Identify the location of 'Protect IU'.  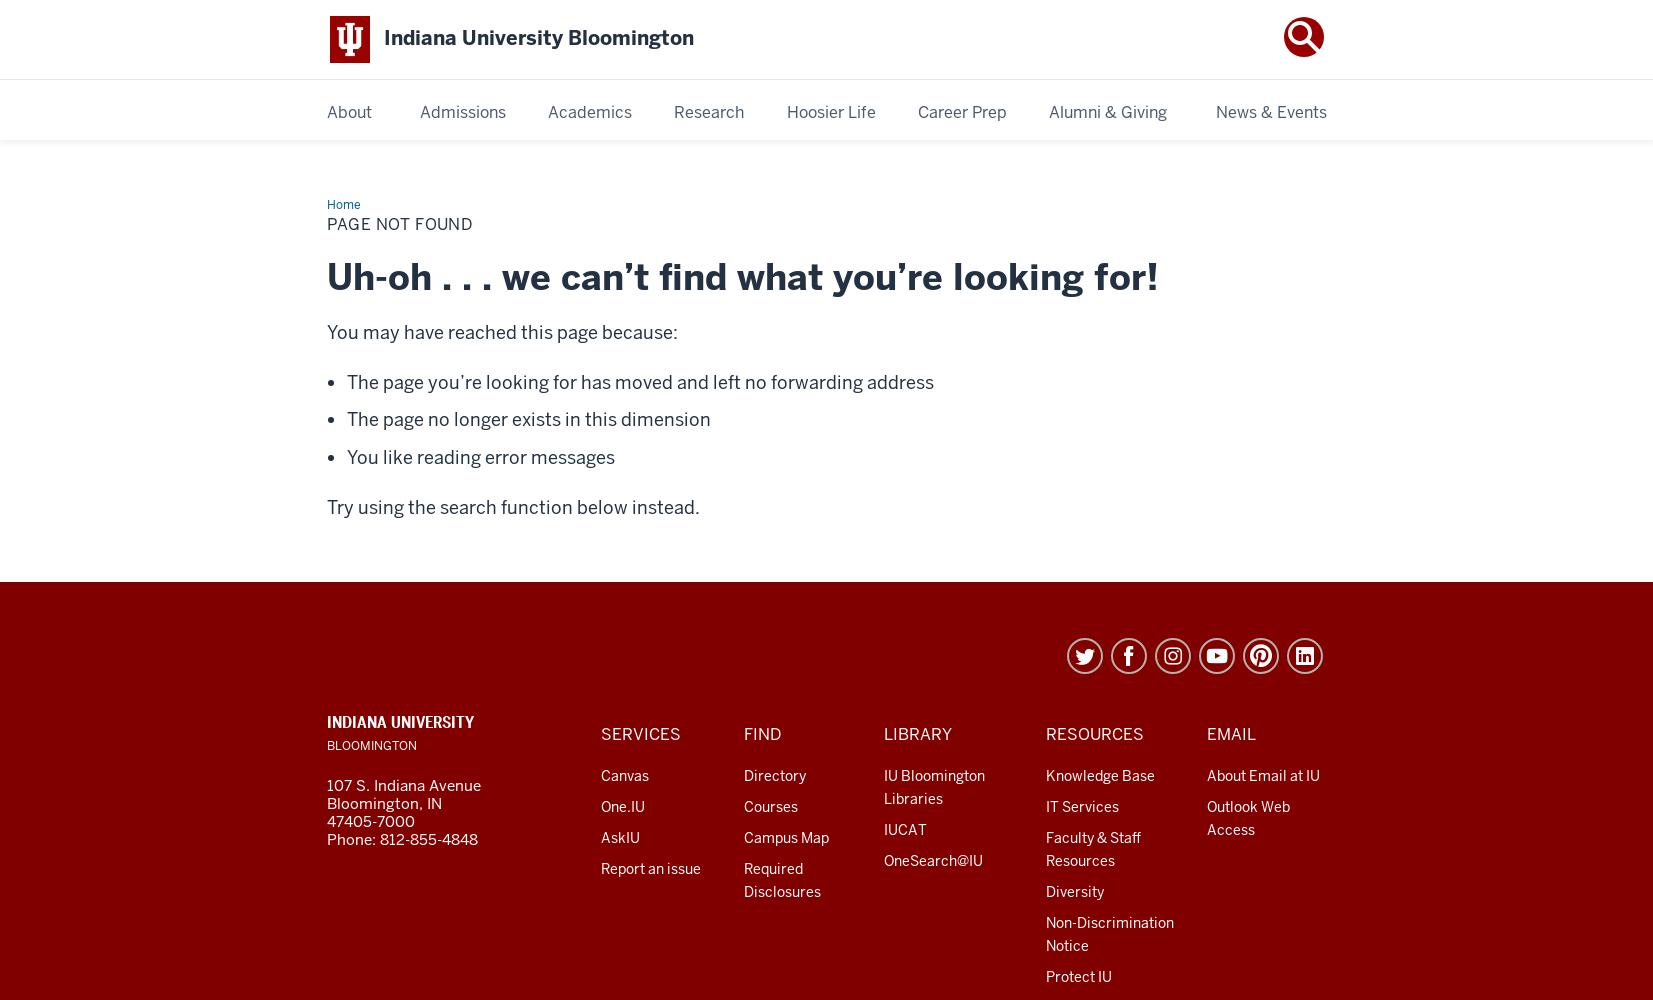
(1077, 976).